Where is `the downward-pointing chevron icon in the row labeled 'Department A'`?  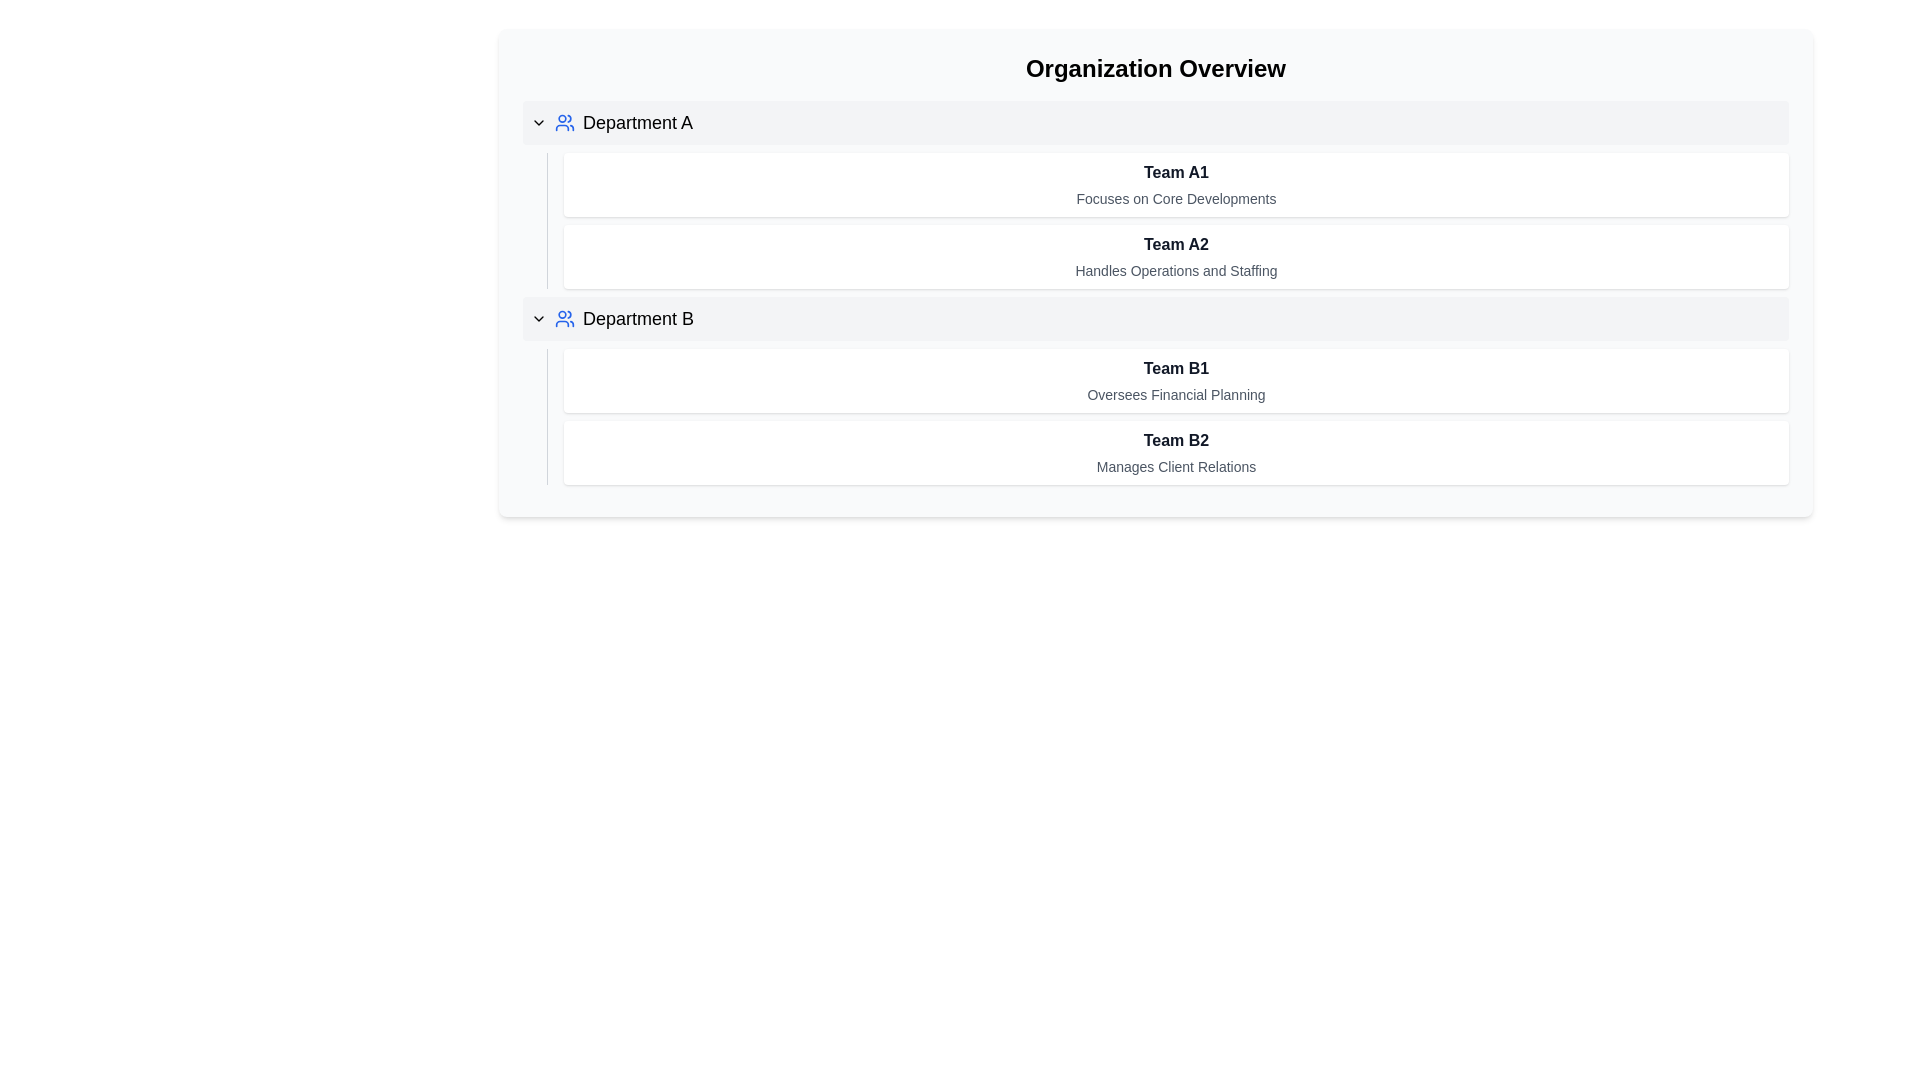 the downward-pointing chevron icon in the row labeled 'Department A' is located at coordinates (538, 123).